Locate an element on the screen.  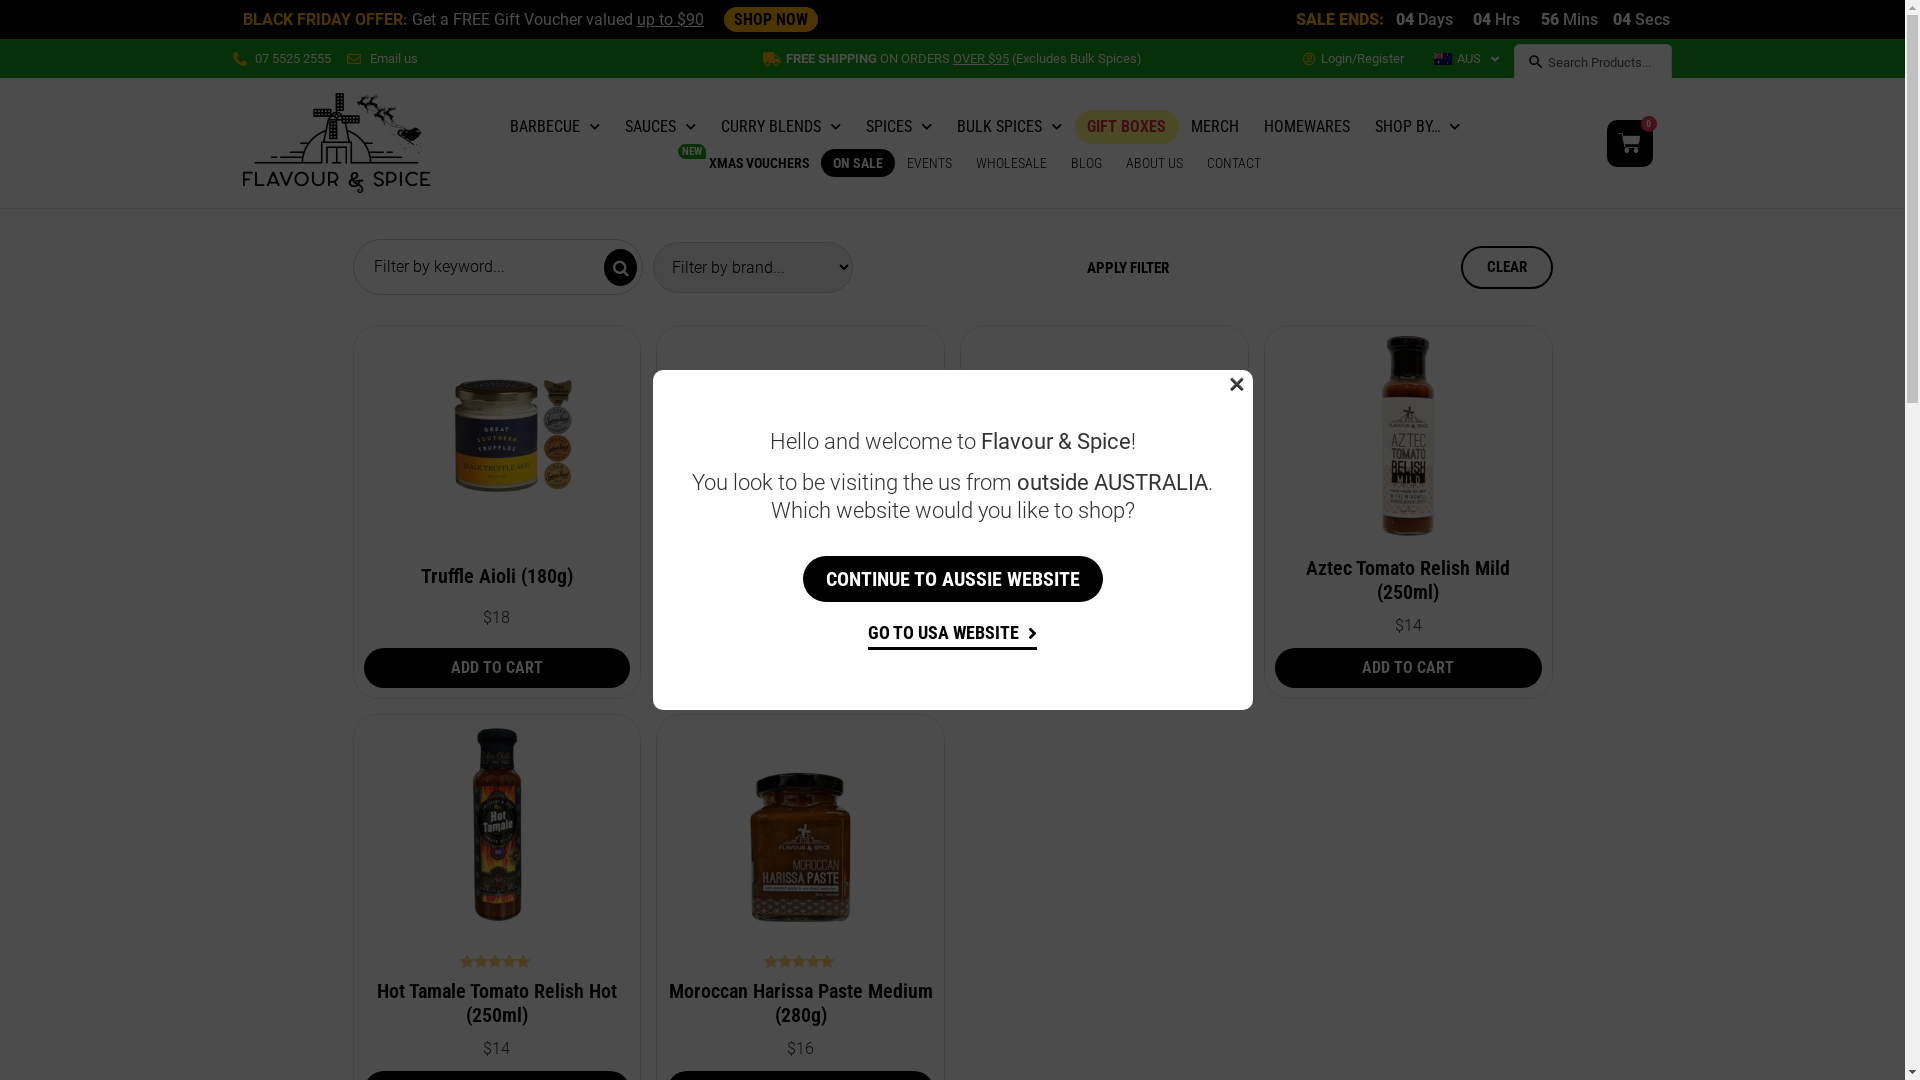
'SAUCES' is located at coordinates (660, 127).